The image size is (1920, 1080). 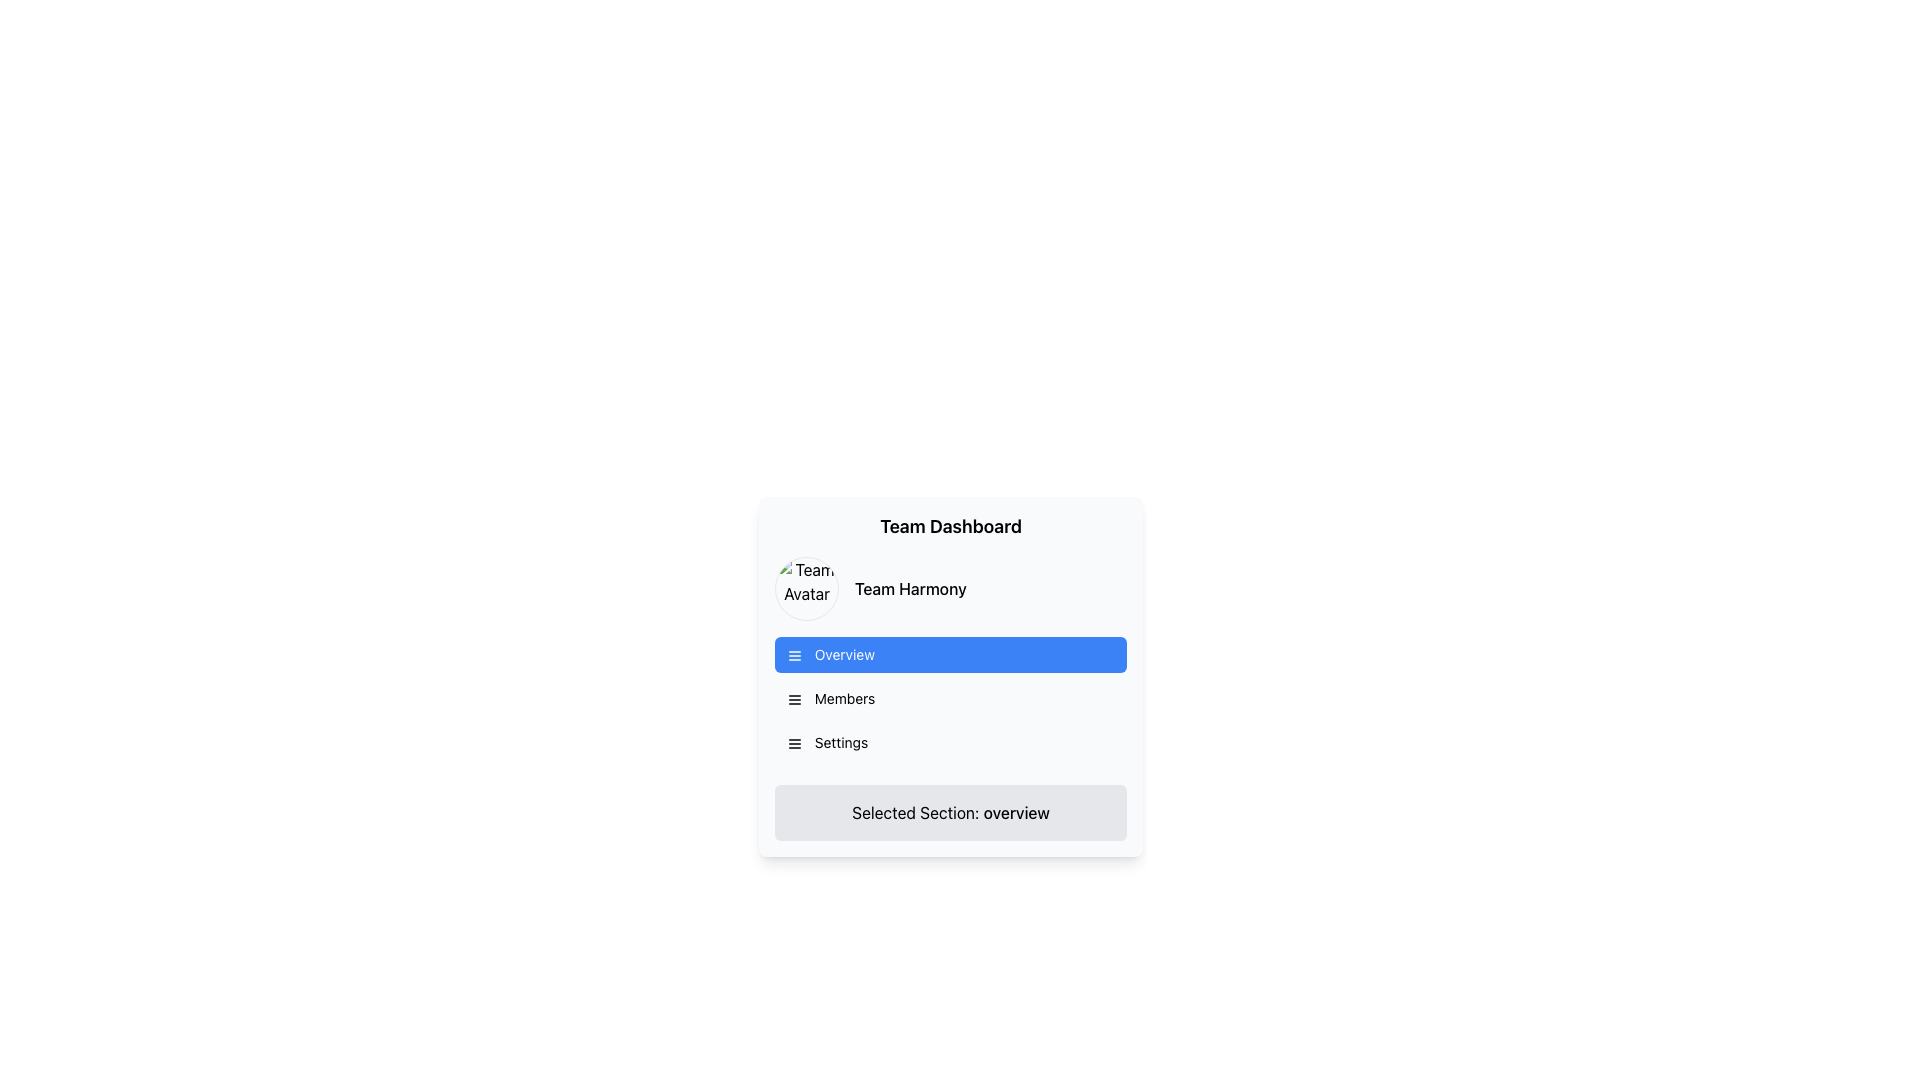 What do you see at coordinates (909, 588) in the screenshot?
I see `the Text label identifying the name of the team currently being viewed in the dashboard, located below 'Team Dashboard' and above the 'Overview' button` at bounding box center [909, 588].